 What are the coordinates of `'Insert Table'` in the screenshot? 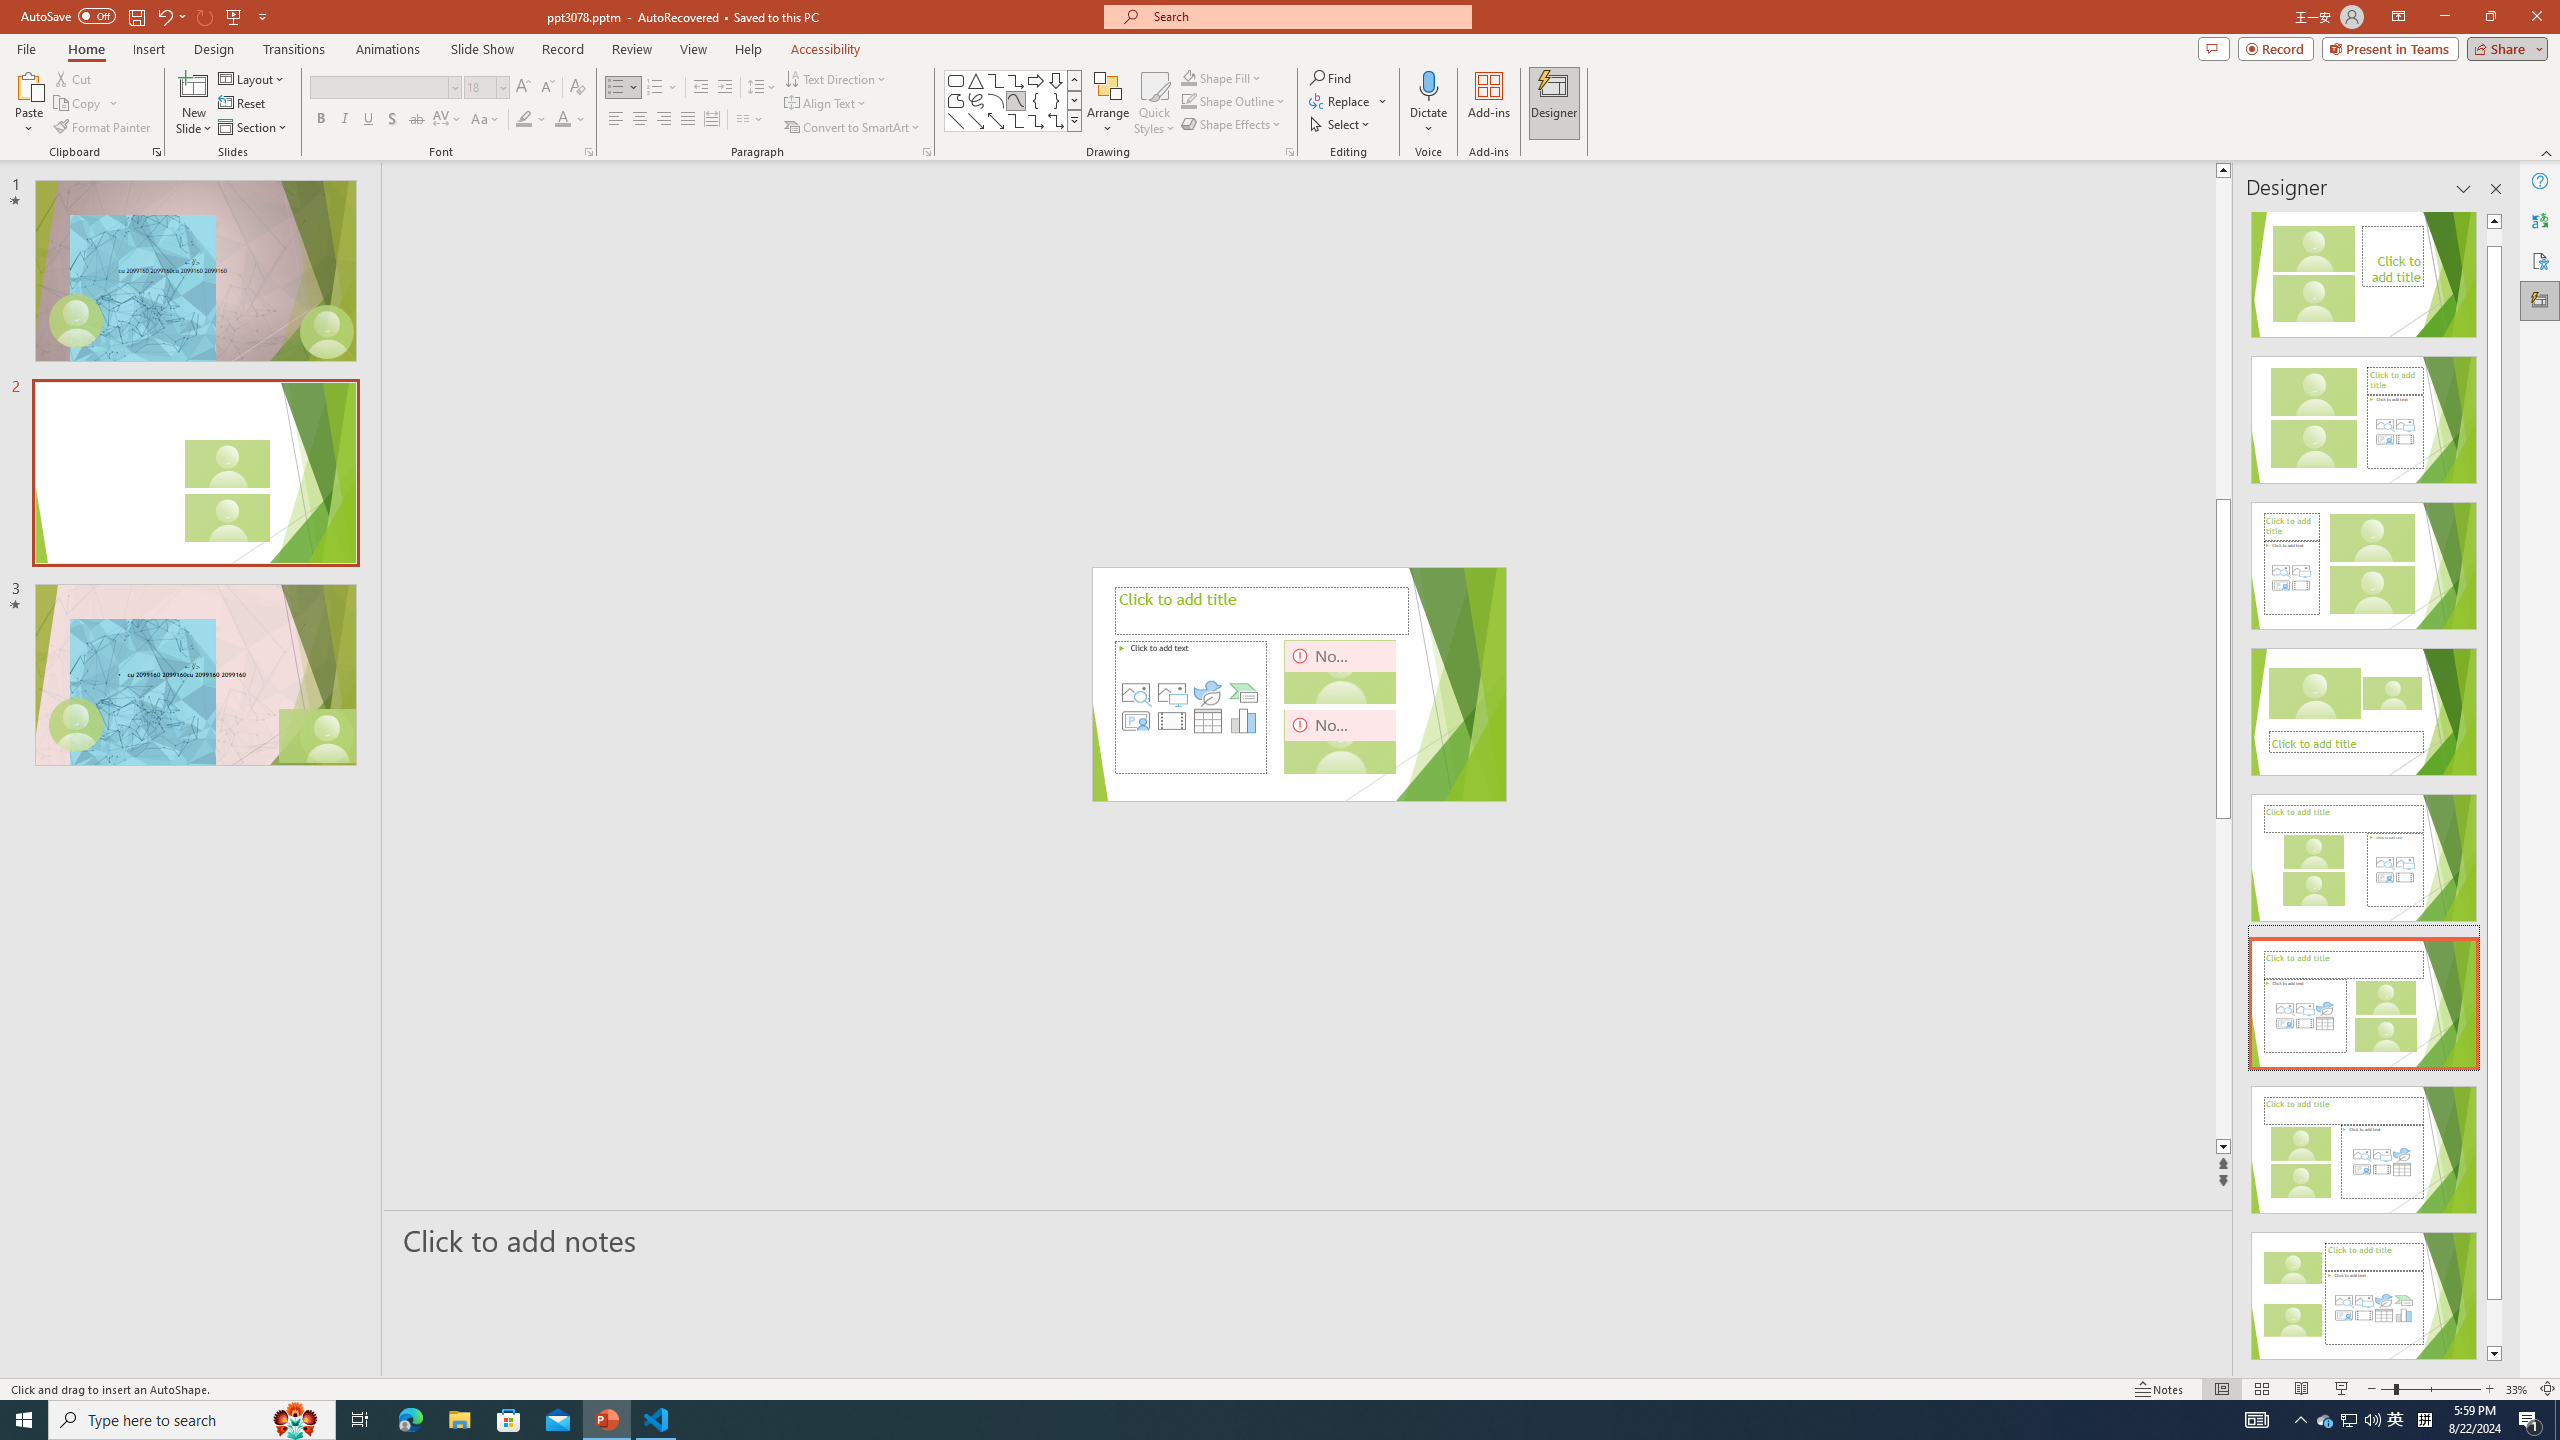 It's located at (1207, 720).